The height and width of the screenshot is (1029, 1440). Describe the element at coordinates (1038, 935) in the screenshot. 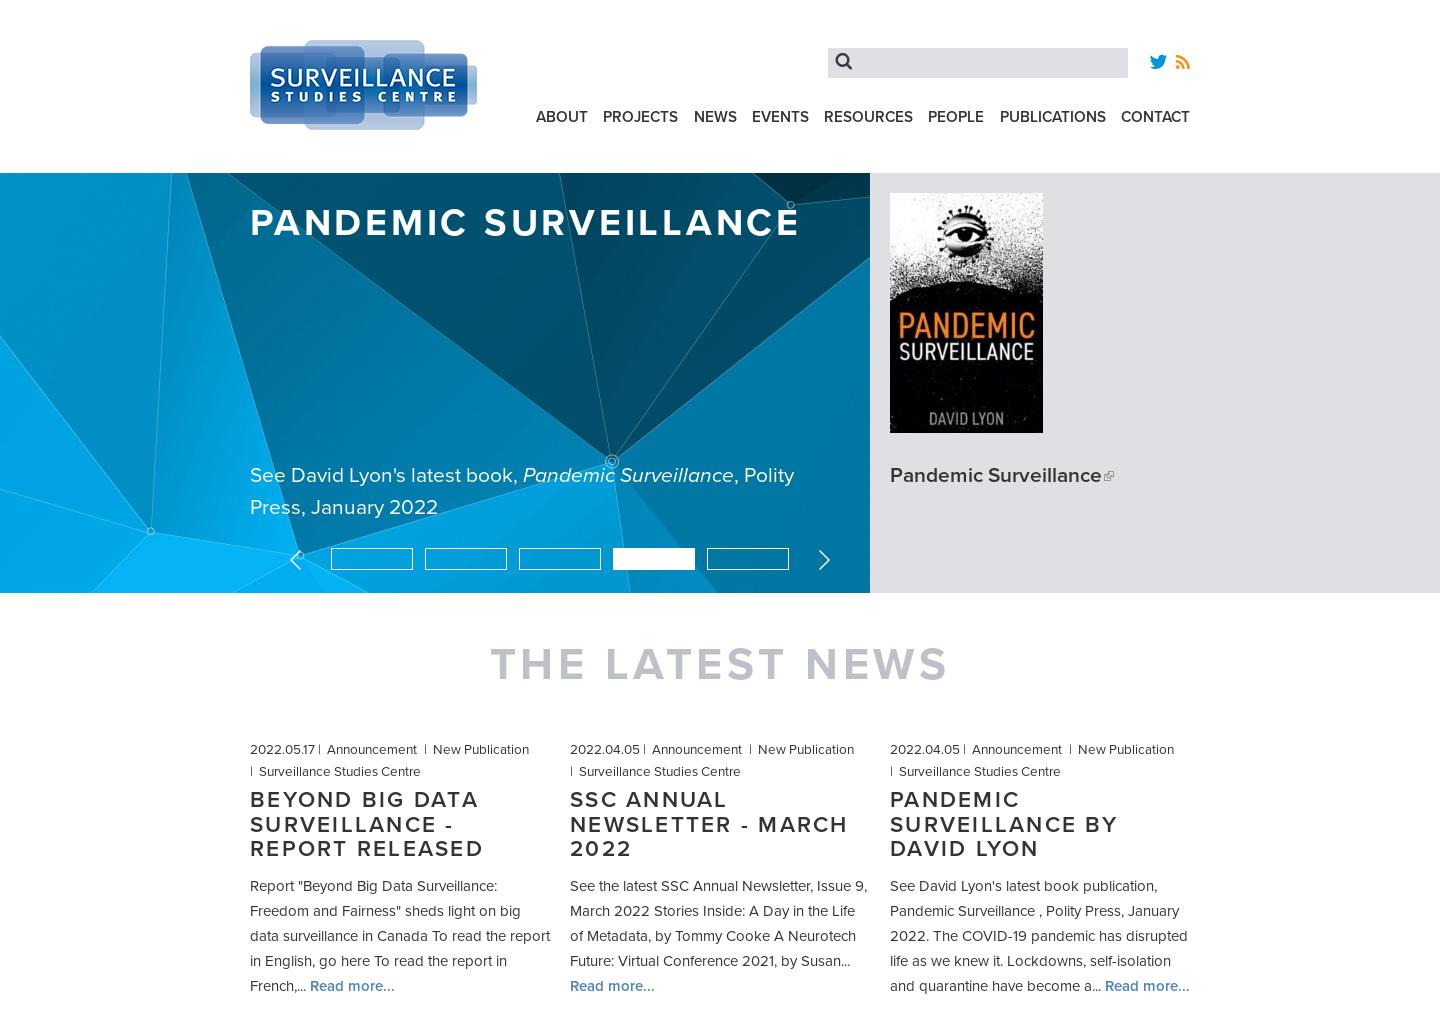

I see `'See David Lyon's latest book publication, Pandemic Surveillance , Polity Press, January 2022. The COVID-19 pandemic has disrupted life as we knew it. Lockdowns, self-isolation and quarantine have become a...'` at that location.